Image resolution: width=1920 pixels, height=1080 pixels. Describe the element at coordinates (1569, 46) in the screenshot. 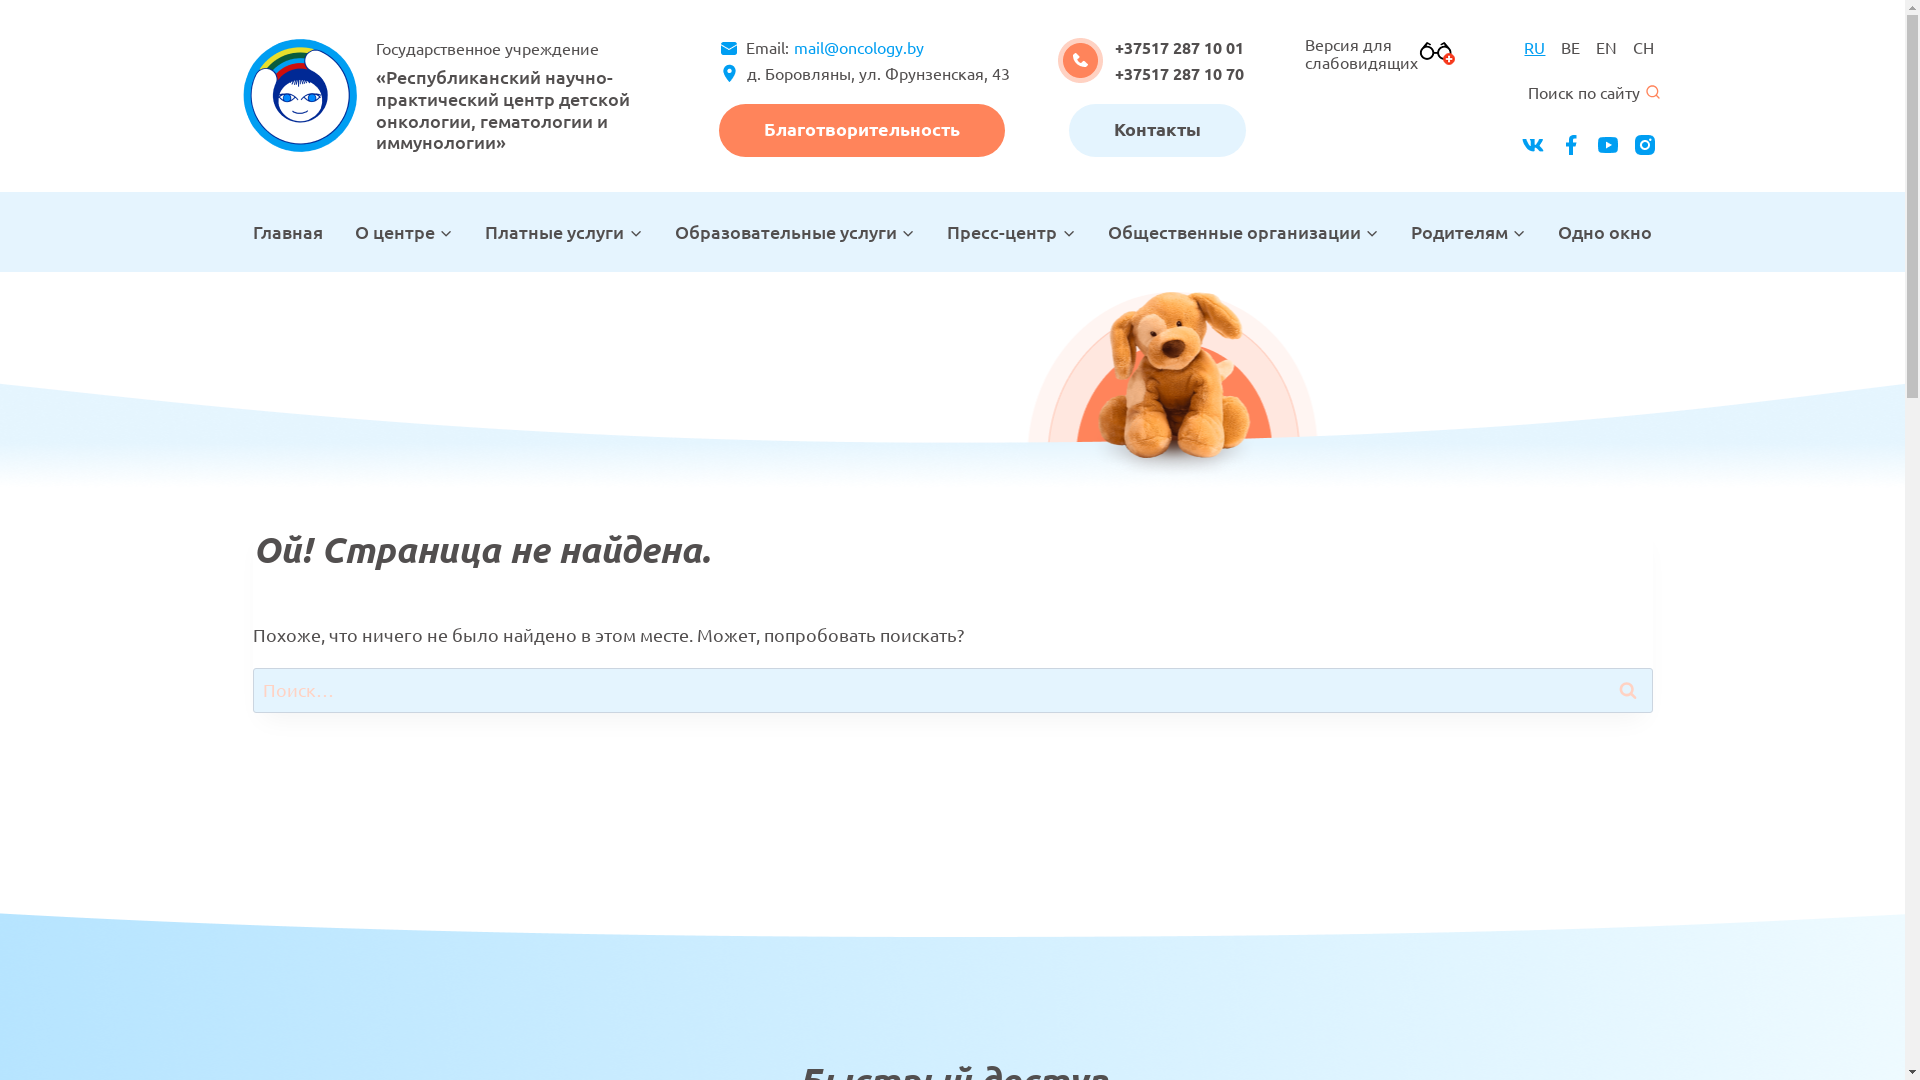

I see `'BE'` at that location.